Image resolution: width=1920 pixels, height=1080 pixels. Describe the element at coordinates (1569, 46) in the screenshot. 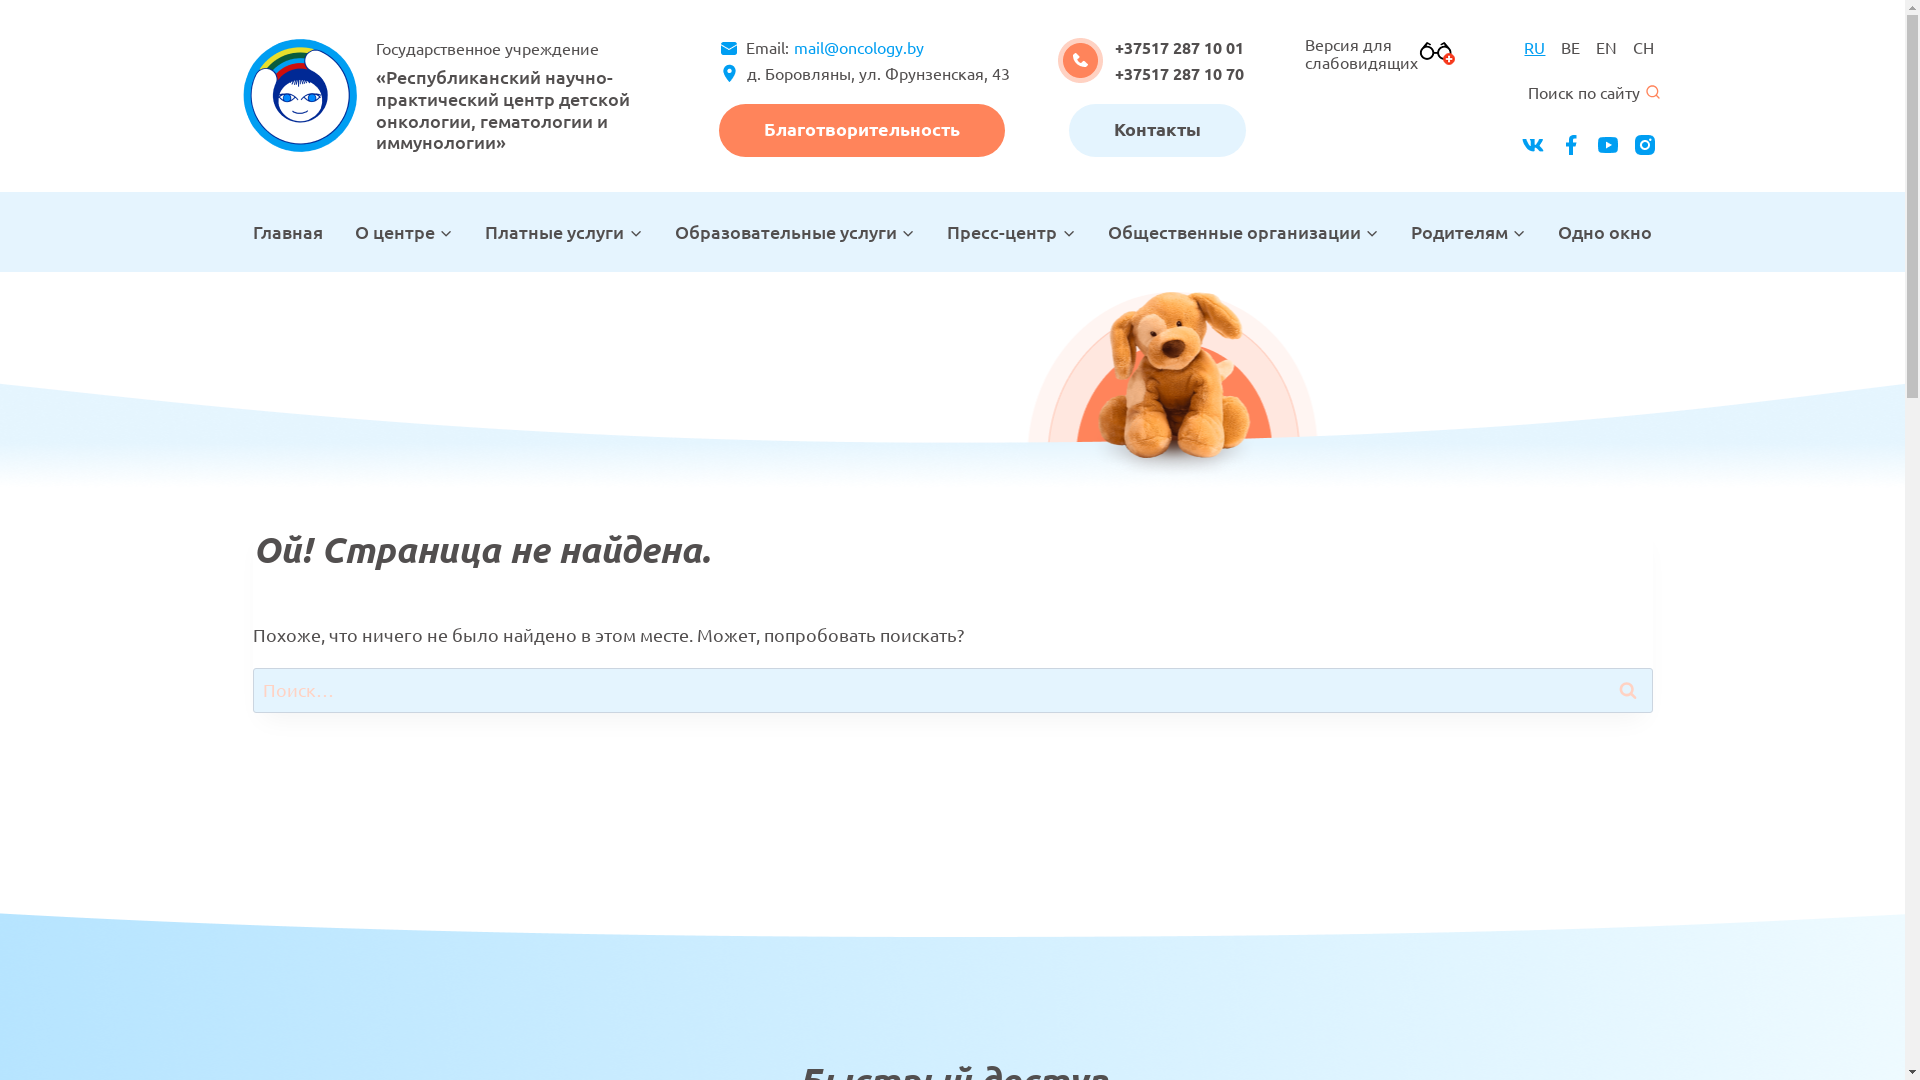

I see `'BE'` at that location.